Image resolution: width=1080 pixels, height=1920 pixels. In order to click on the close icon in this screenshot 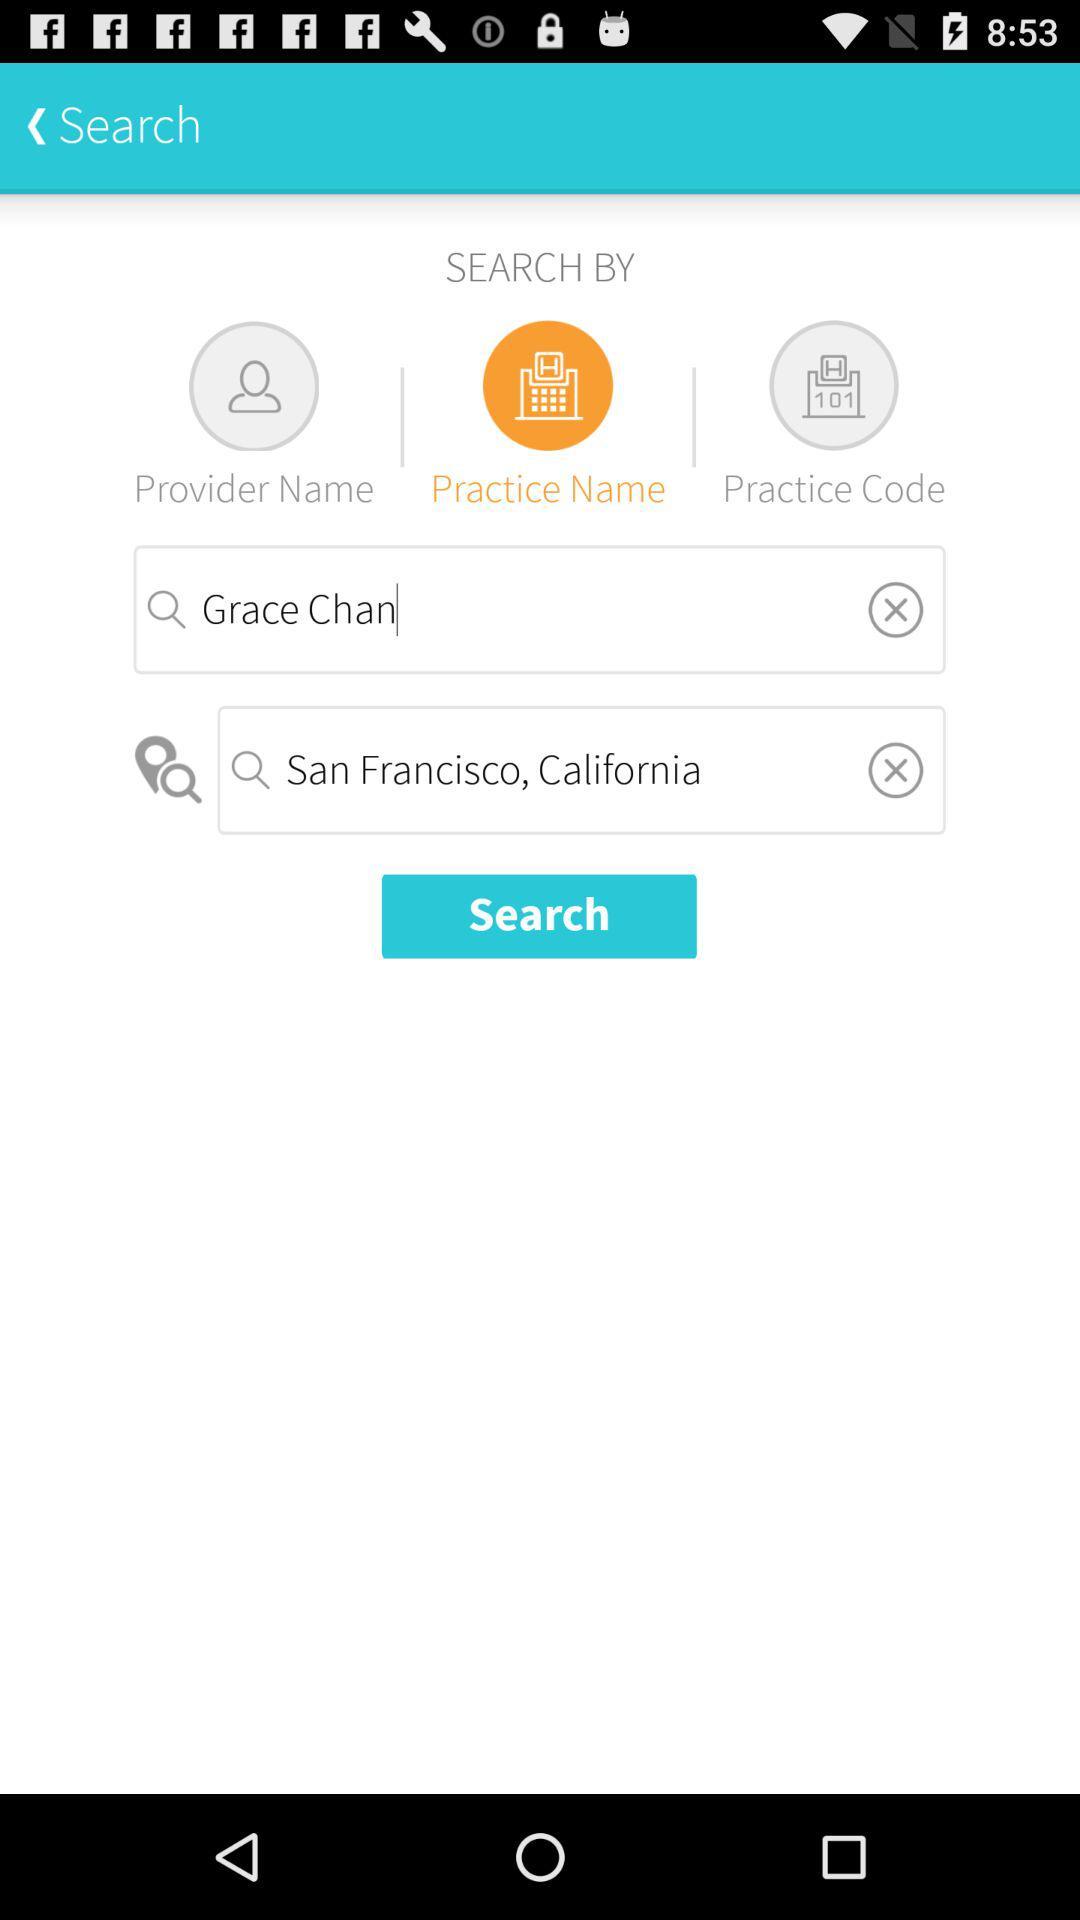, I will do `click(894, 823)`.